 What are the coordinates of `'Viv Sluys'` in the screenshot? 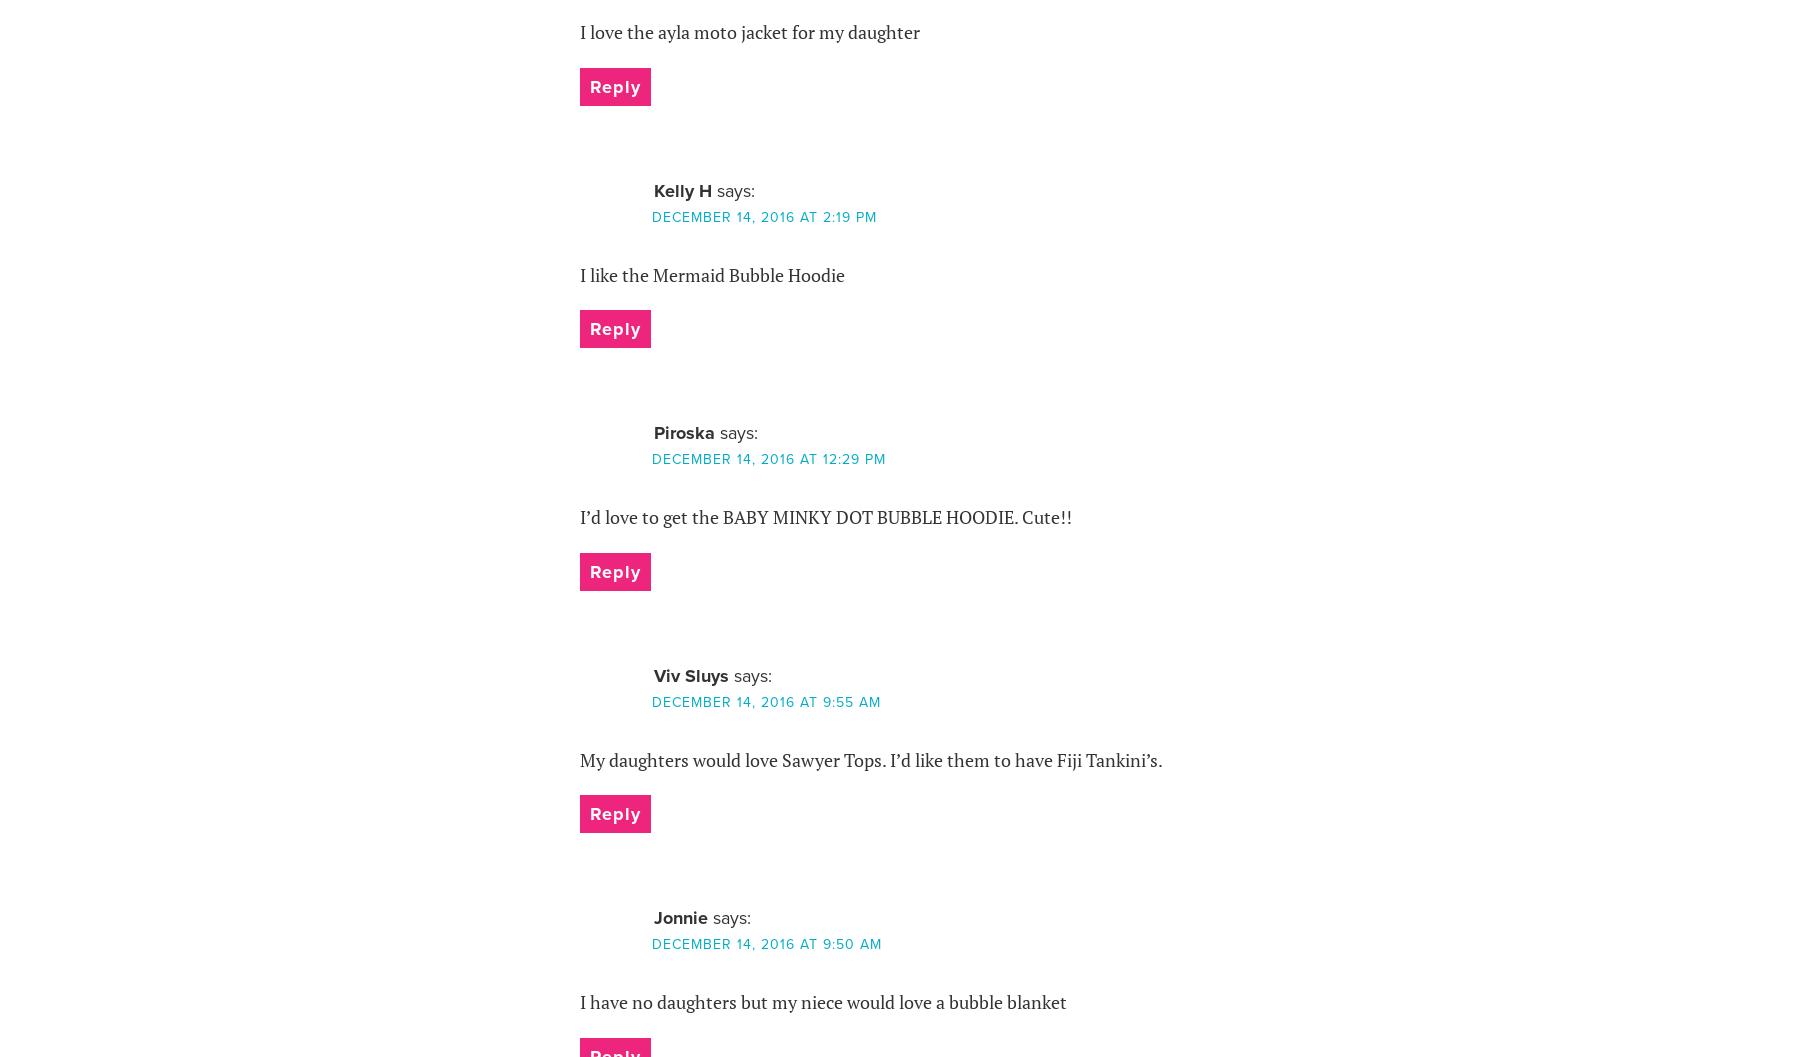 It's located at (689, 675).